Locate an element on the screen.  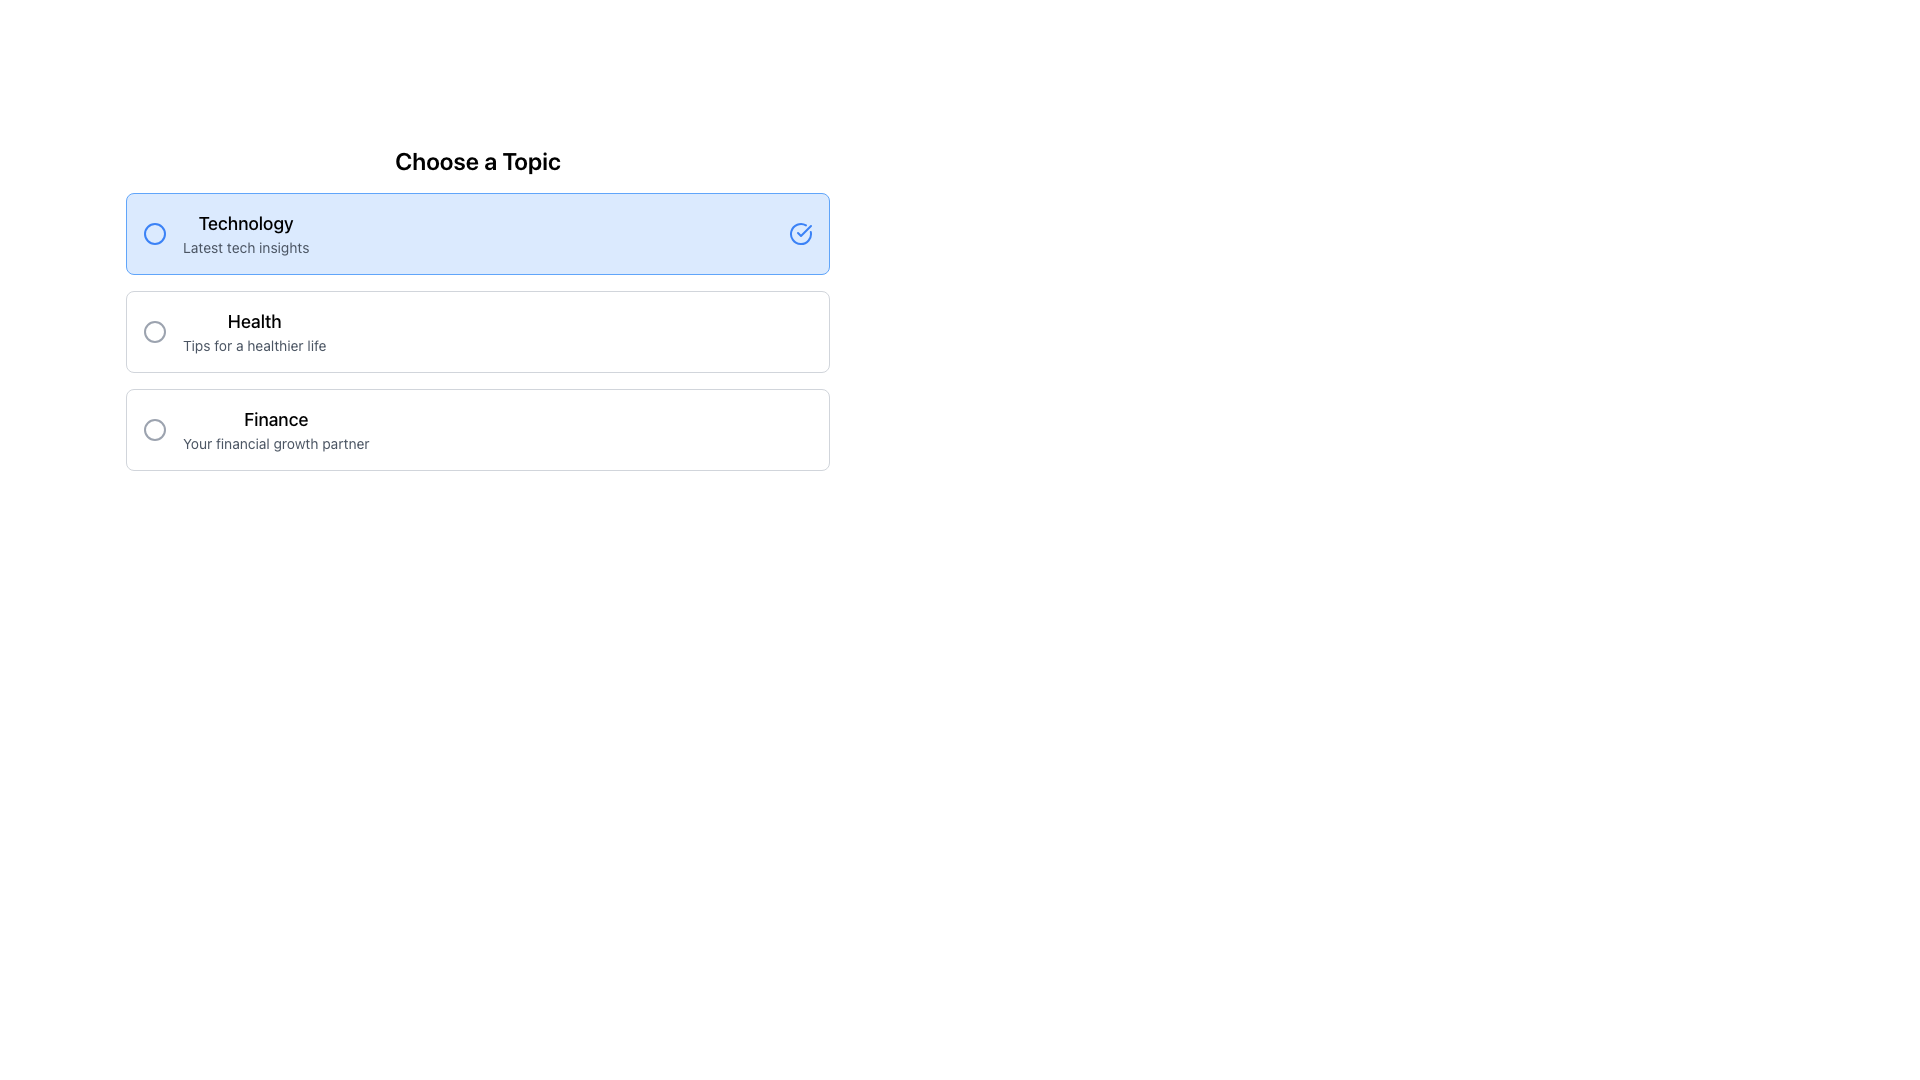
the 'Health' label, which serves as a title for the health topic and is located centrally above the subtext 'Tips for a healthier life' is located at coordinates (253, 320).